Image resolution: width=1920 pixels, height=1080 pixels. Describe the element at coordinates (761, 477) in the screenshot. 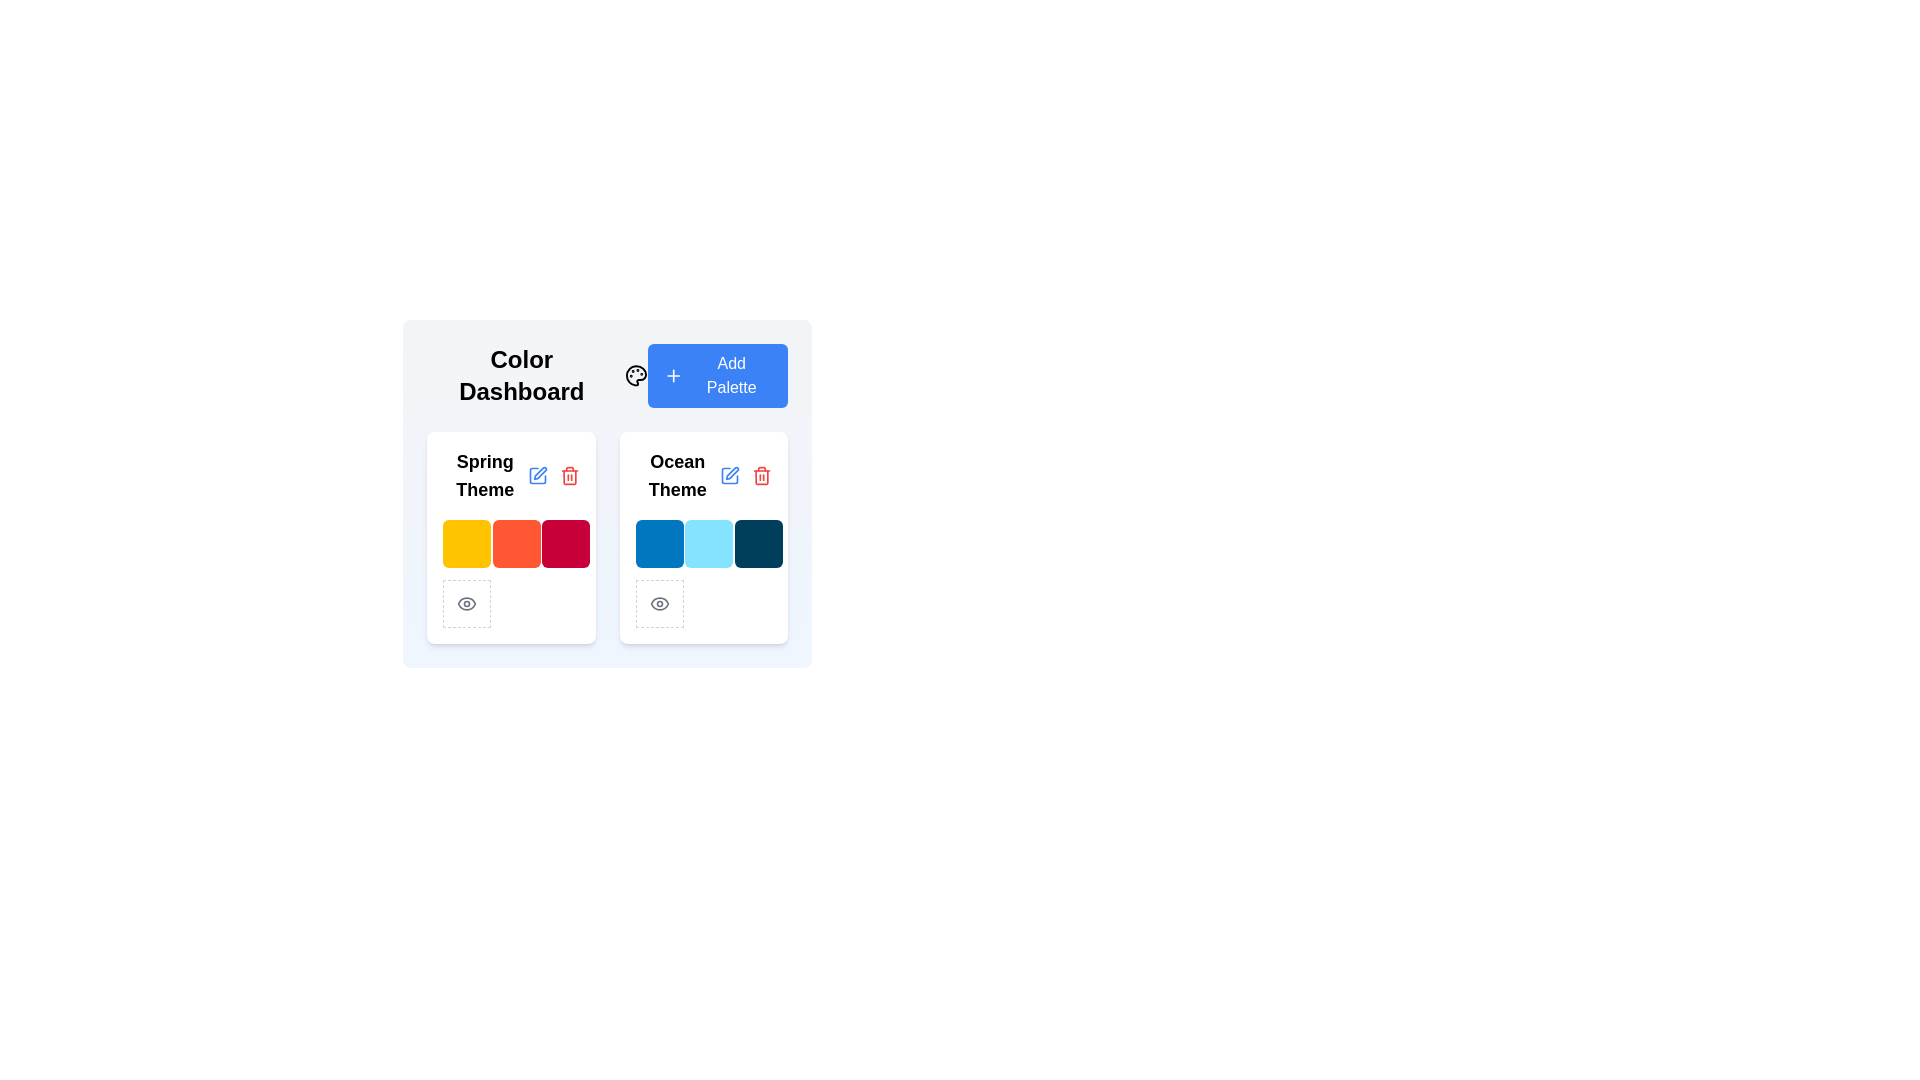

I see `the trash can icon fragment located at the top-right area of the interface` at that location.